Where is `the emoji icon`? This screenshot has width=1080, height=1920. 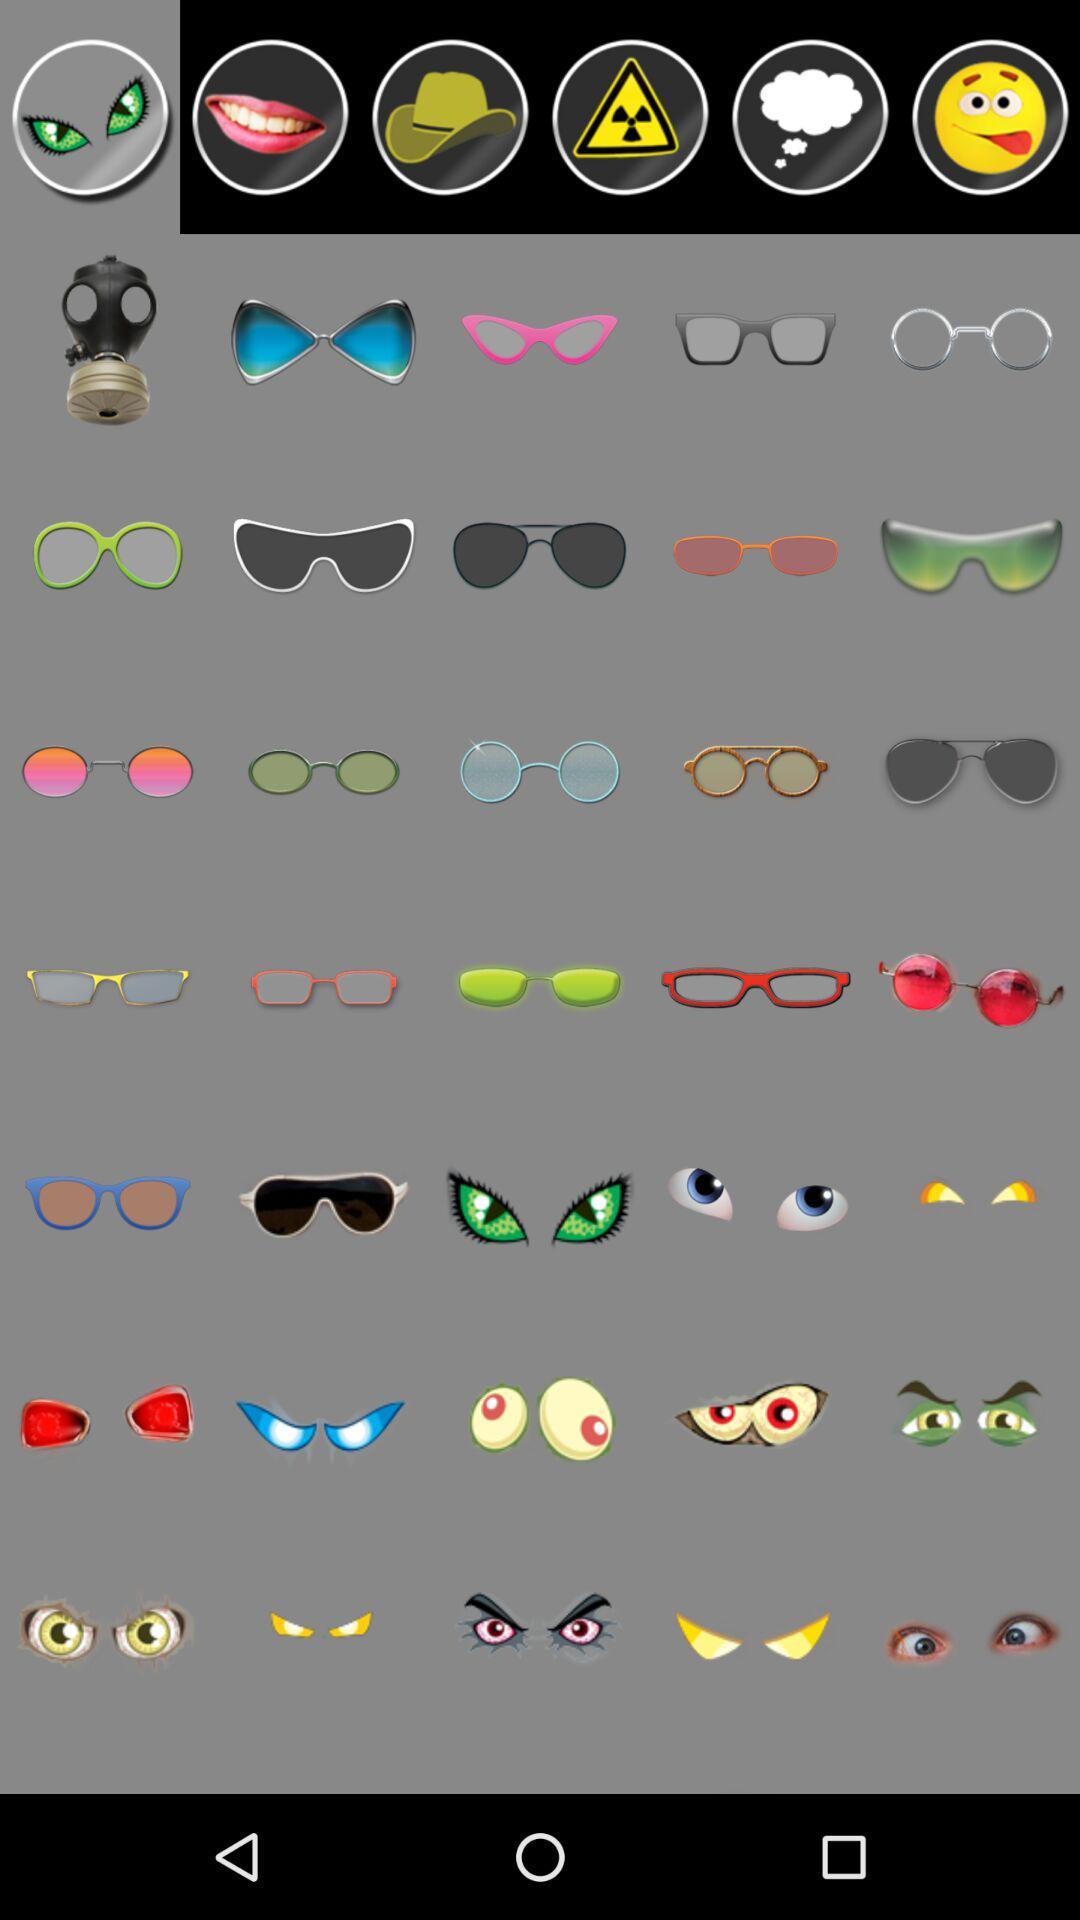 the emoji icon is located at coordinates (990, 124).